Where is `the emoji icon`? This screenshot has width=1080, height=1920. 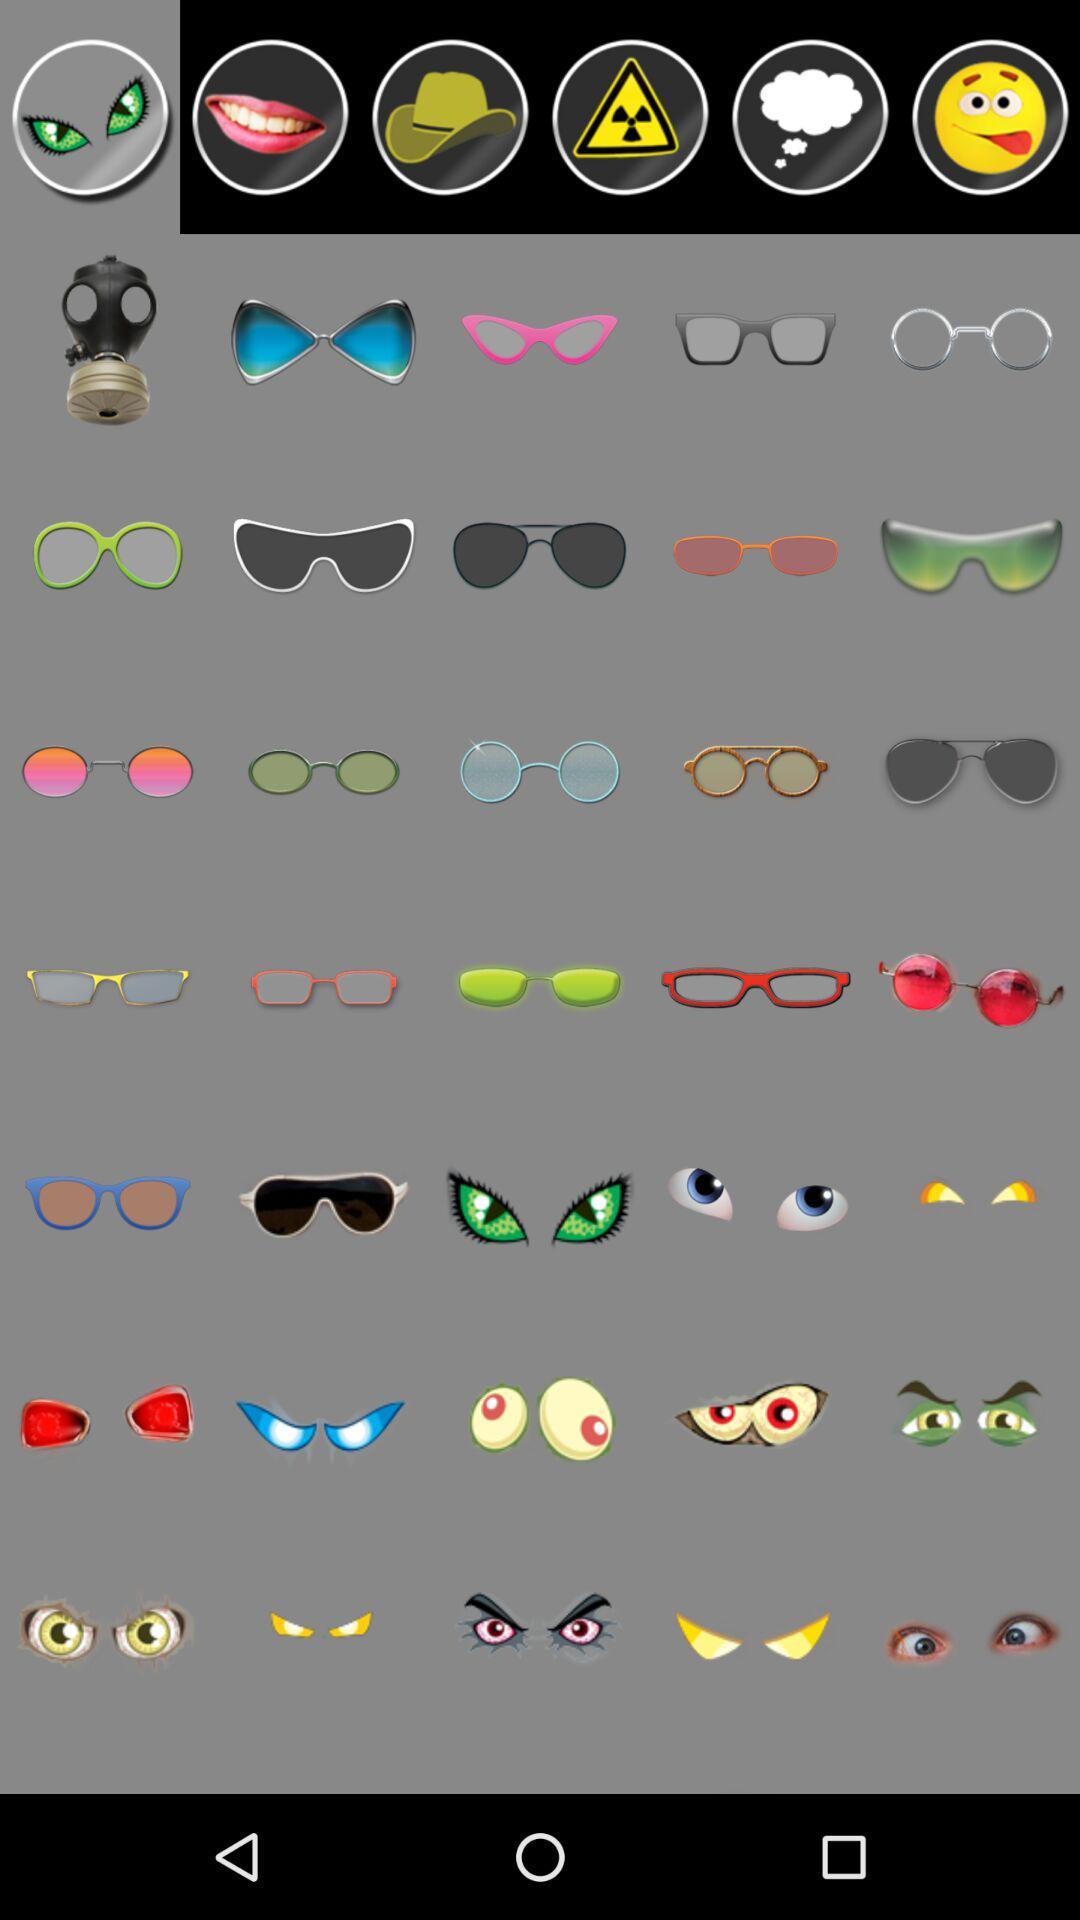 the emoji icon is located at coordinates (990, 124).